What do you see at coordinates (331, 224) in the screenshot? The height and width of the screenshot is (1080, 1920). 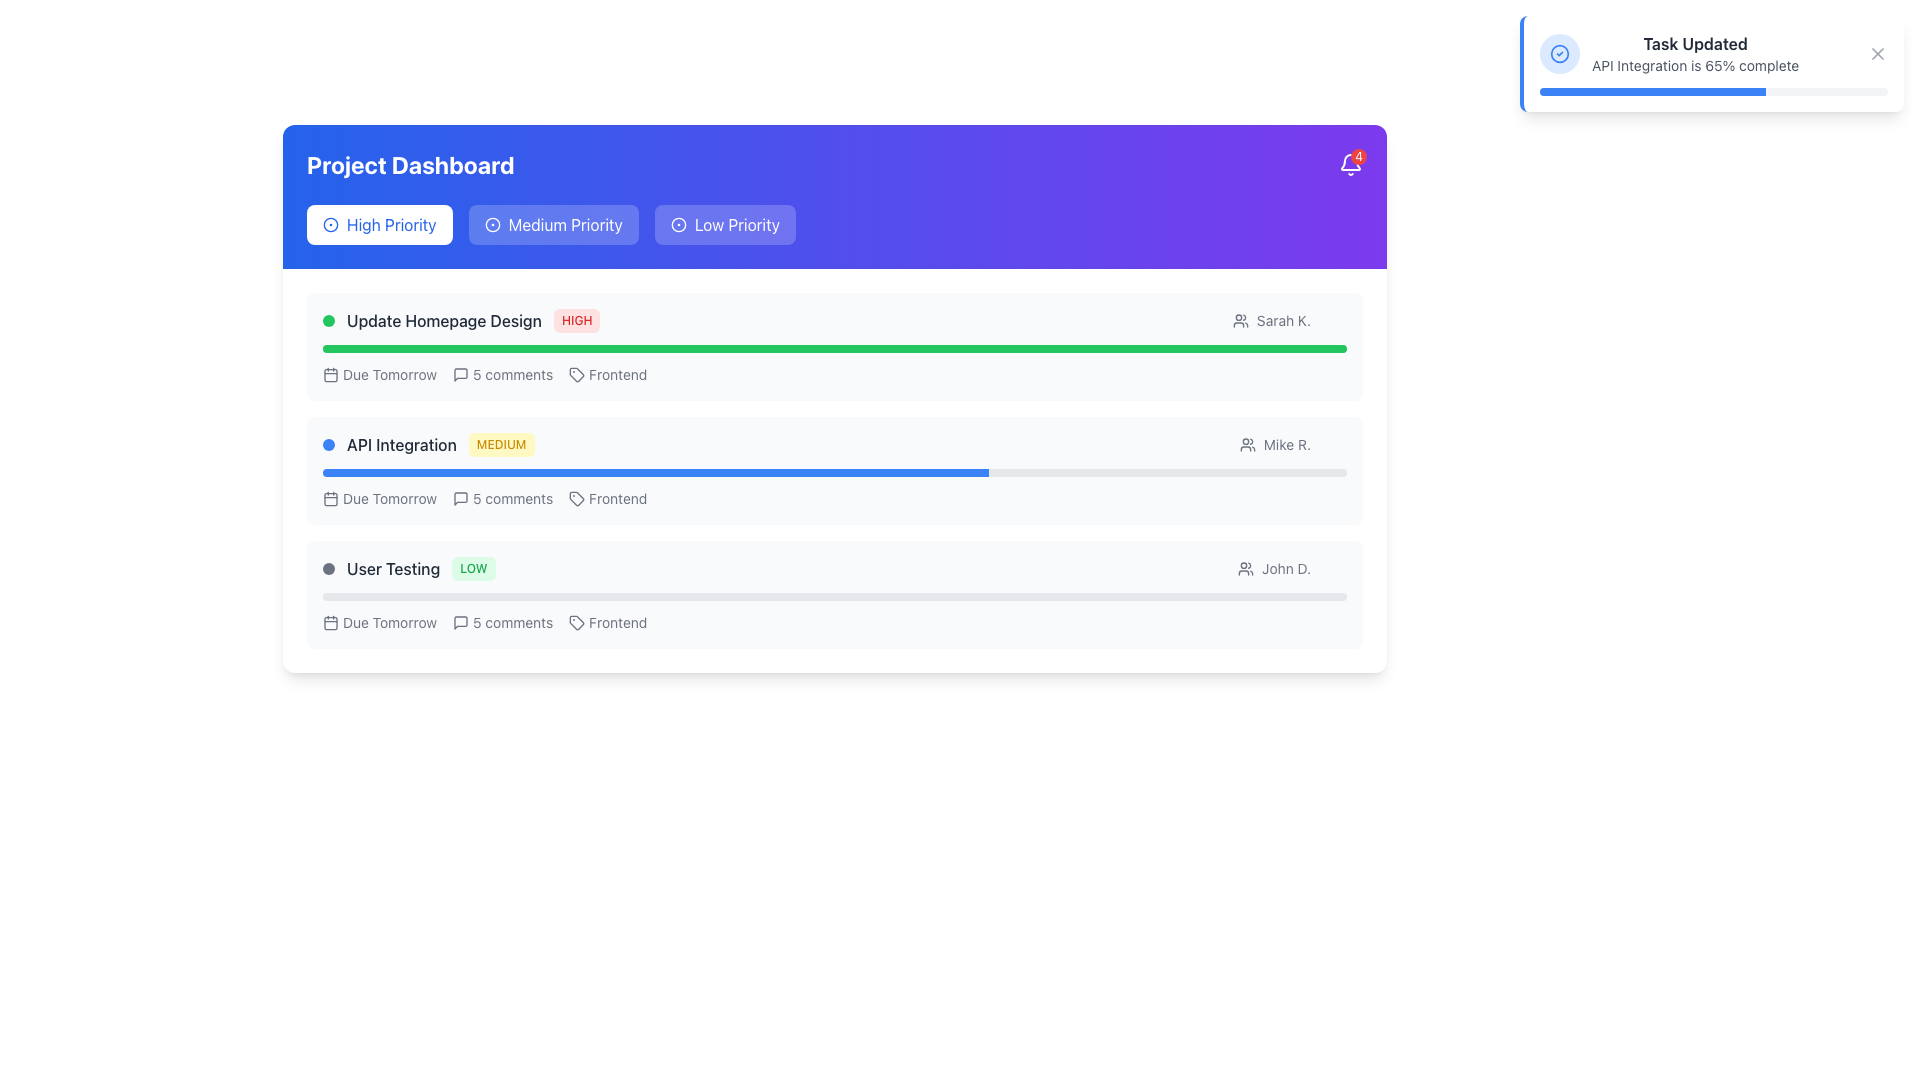 I see `the circular decorative icon enhancing the 'High Priority' label within the 'Priority' section of the interface` at bounding box center [331, 224].